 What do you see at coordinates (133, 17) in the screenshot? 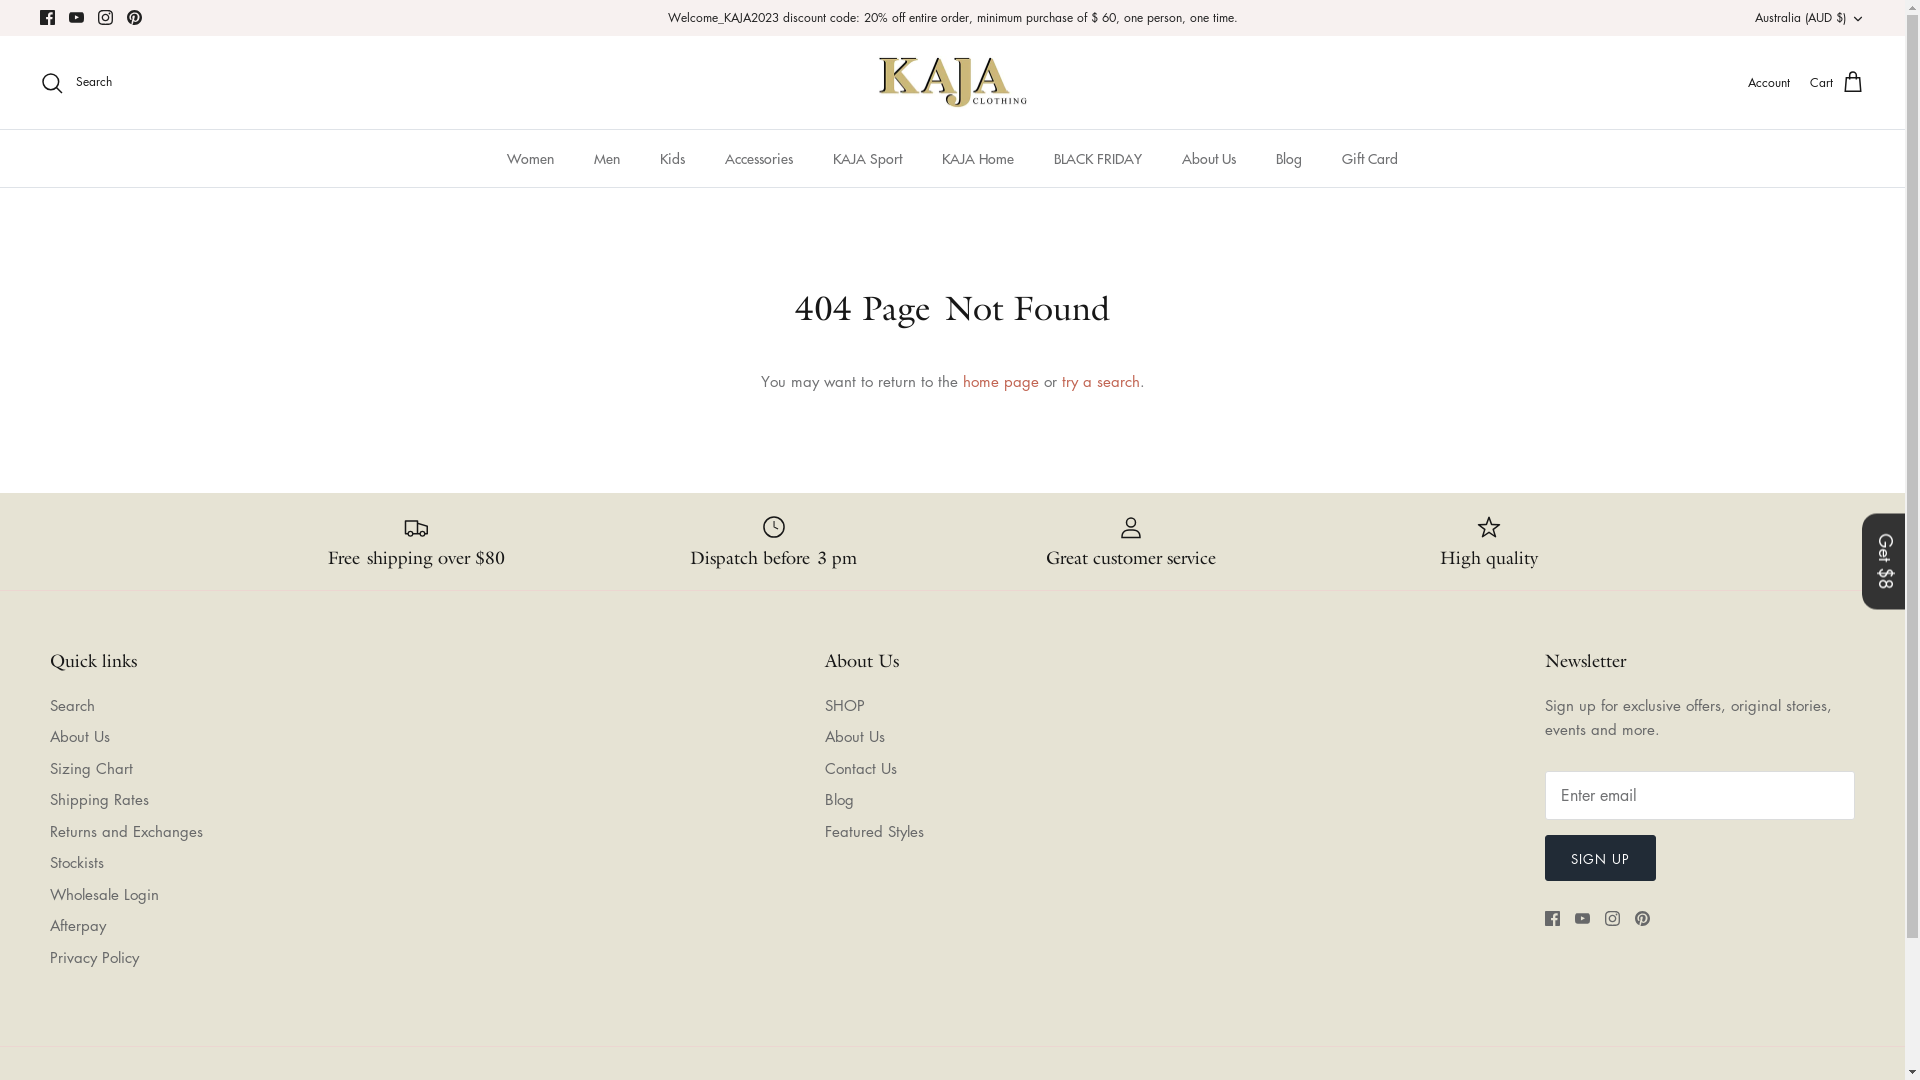
I see `'Pinterest'` at bounding box center [133, 17].